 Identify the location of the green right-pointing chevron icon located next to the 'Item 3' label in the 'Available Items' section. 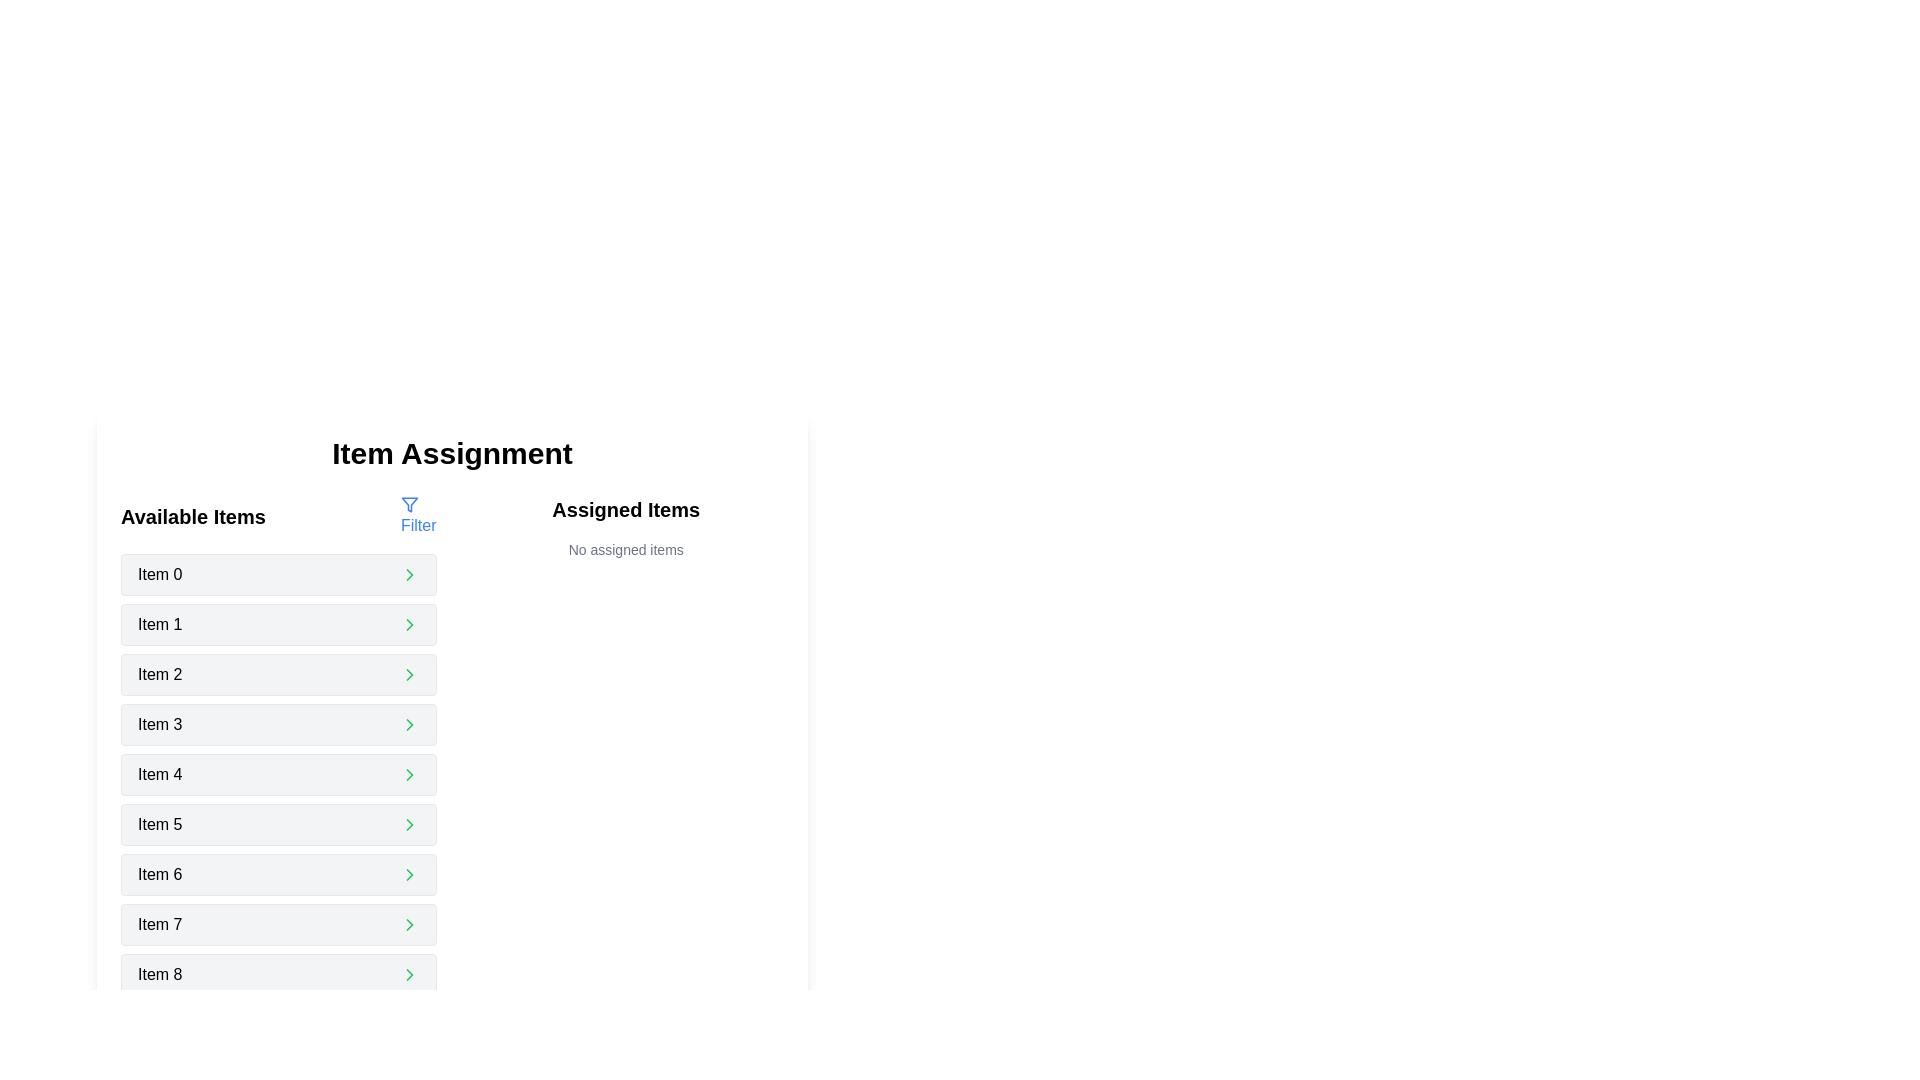
(408, 725).